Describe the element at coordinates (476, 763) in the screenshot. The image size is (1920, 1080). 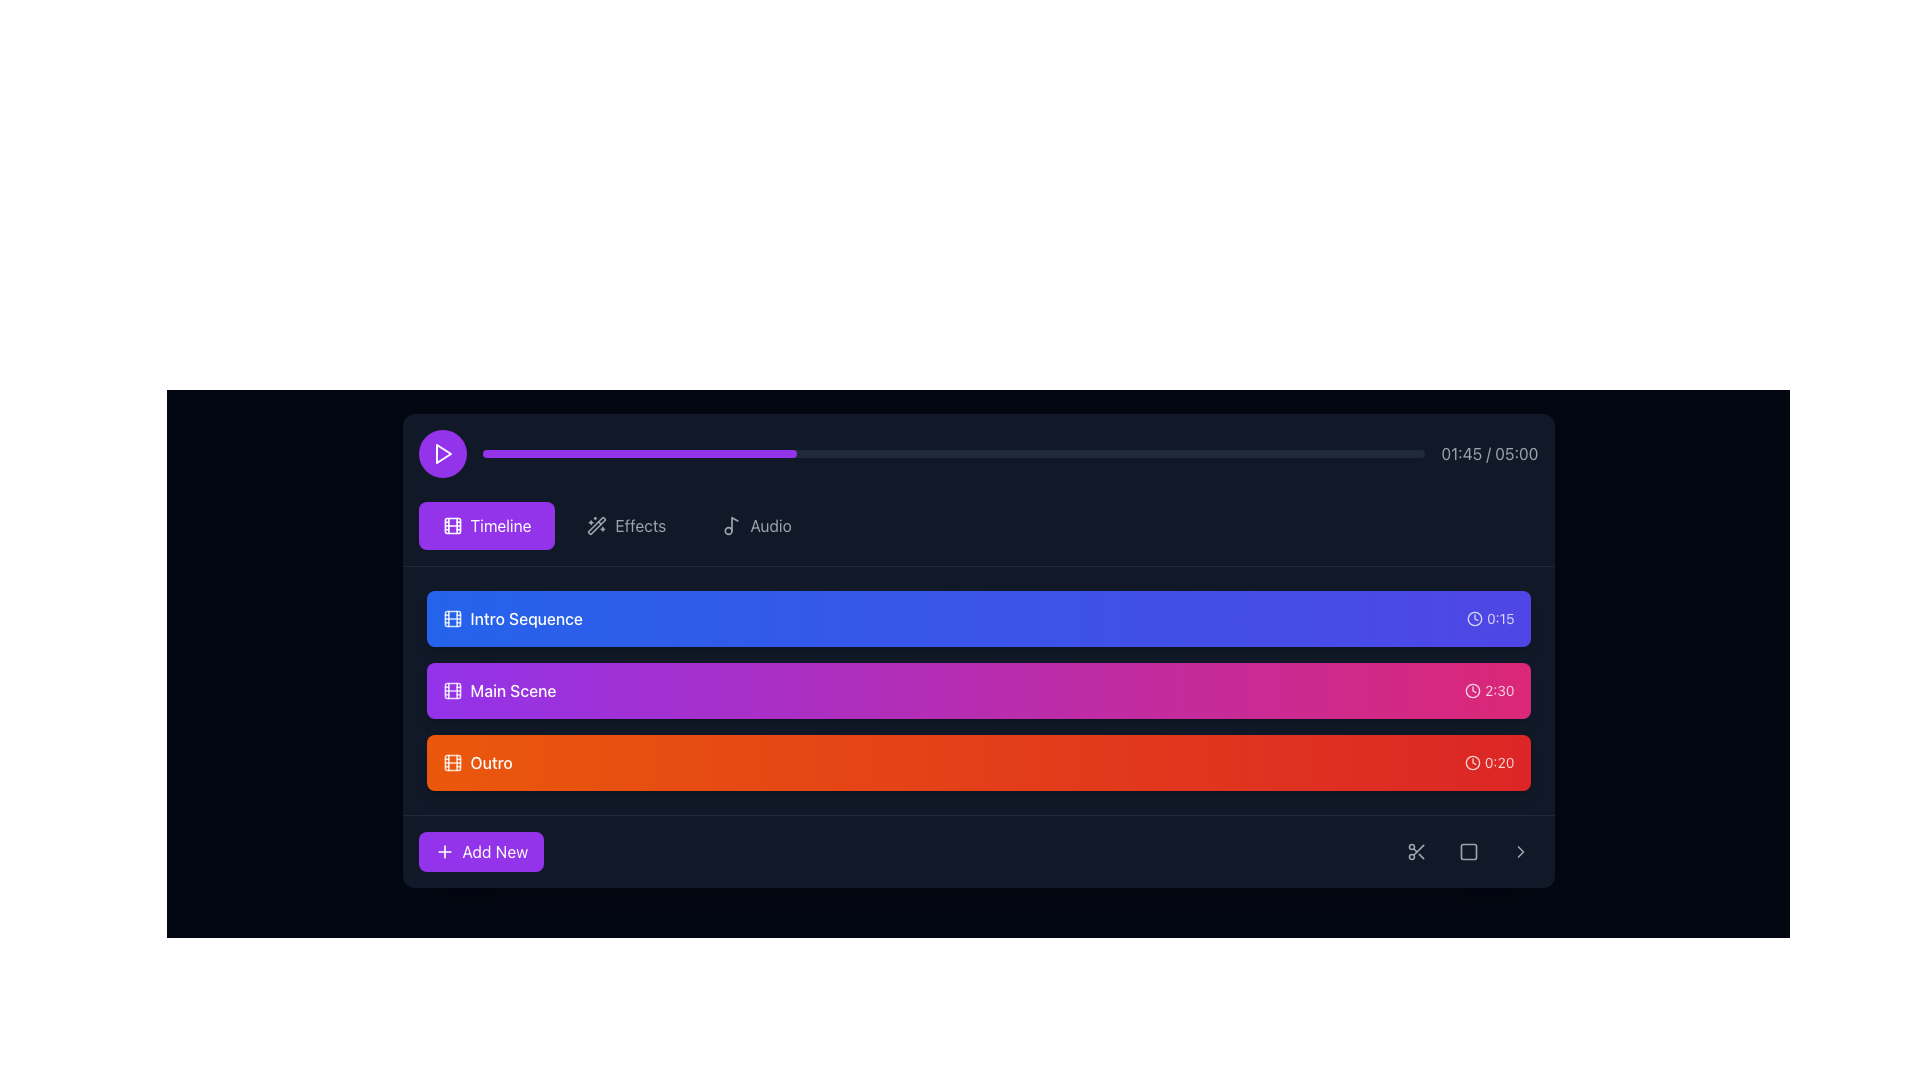
I see `the text of the label 'Outro' which is displayed in white font on an orange background, accompanied by a small white icon resembling a filmstrip` at that location.